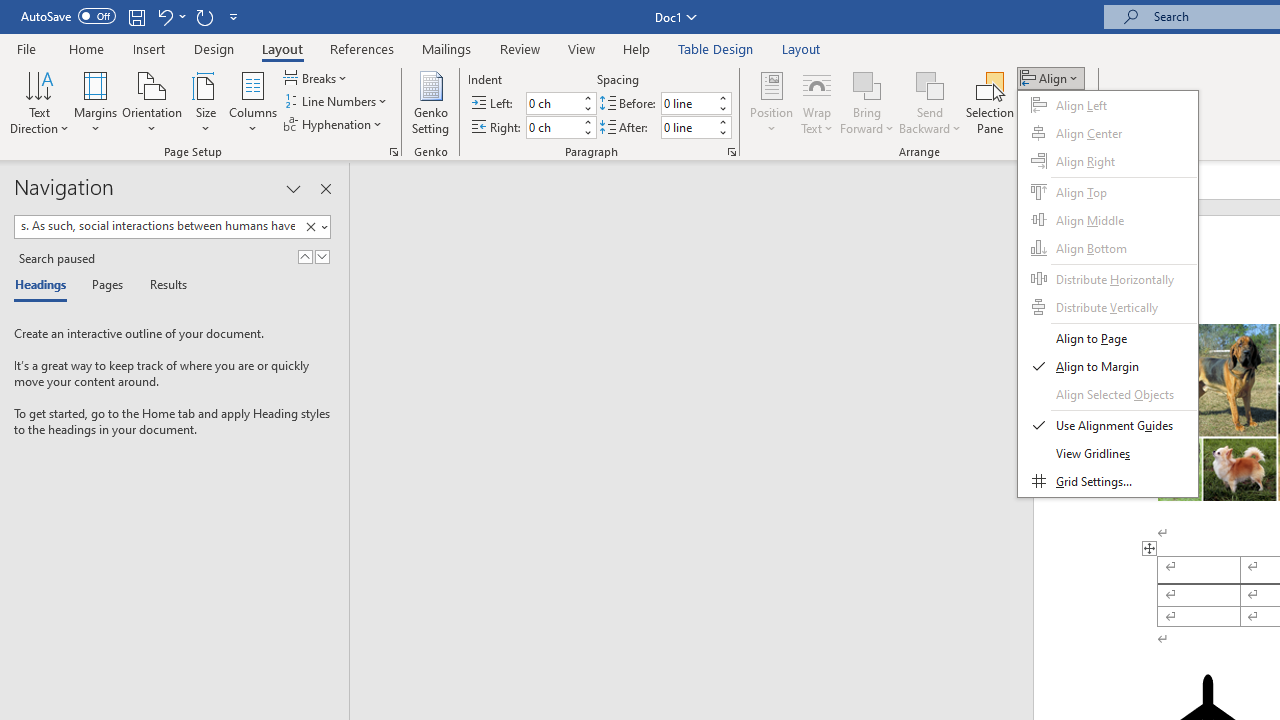 The height and width of the screenshot is (720, 1280). I want to click on 'Next Result', so click(322, 256).